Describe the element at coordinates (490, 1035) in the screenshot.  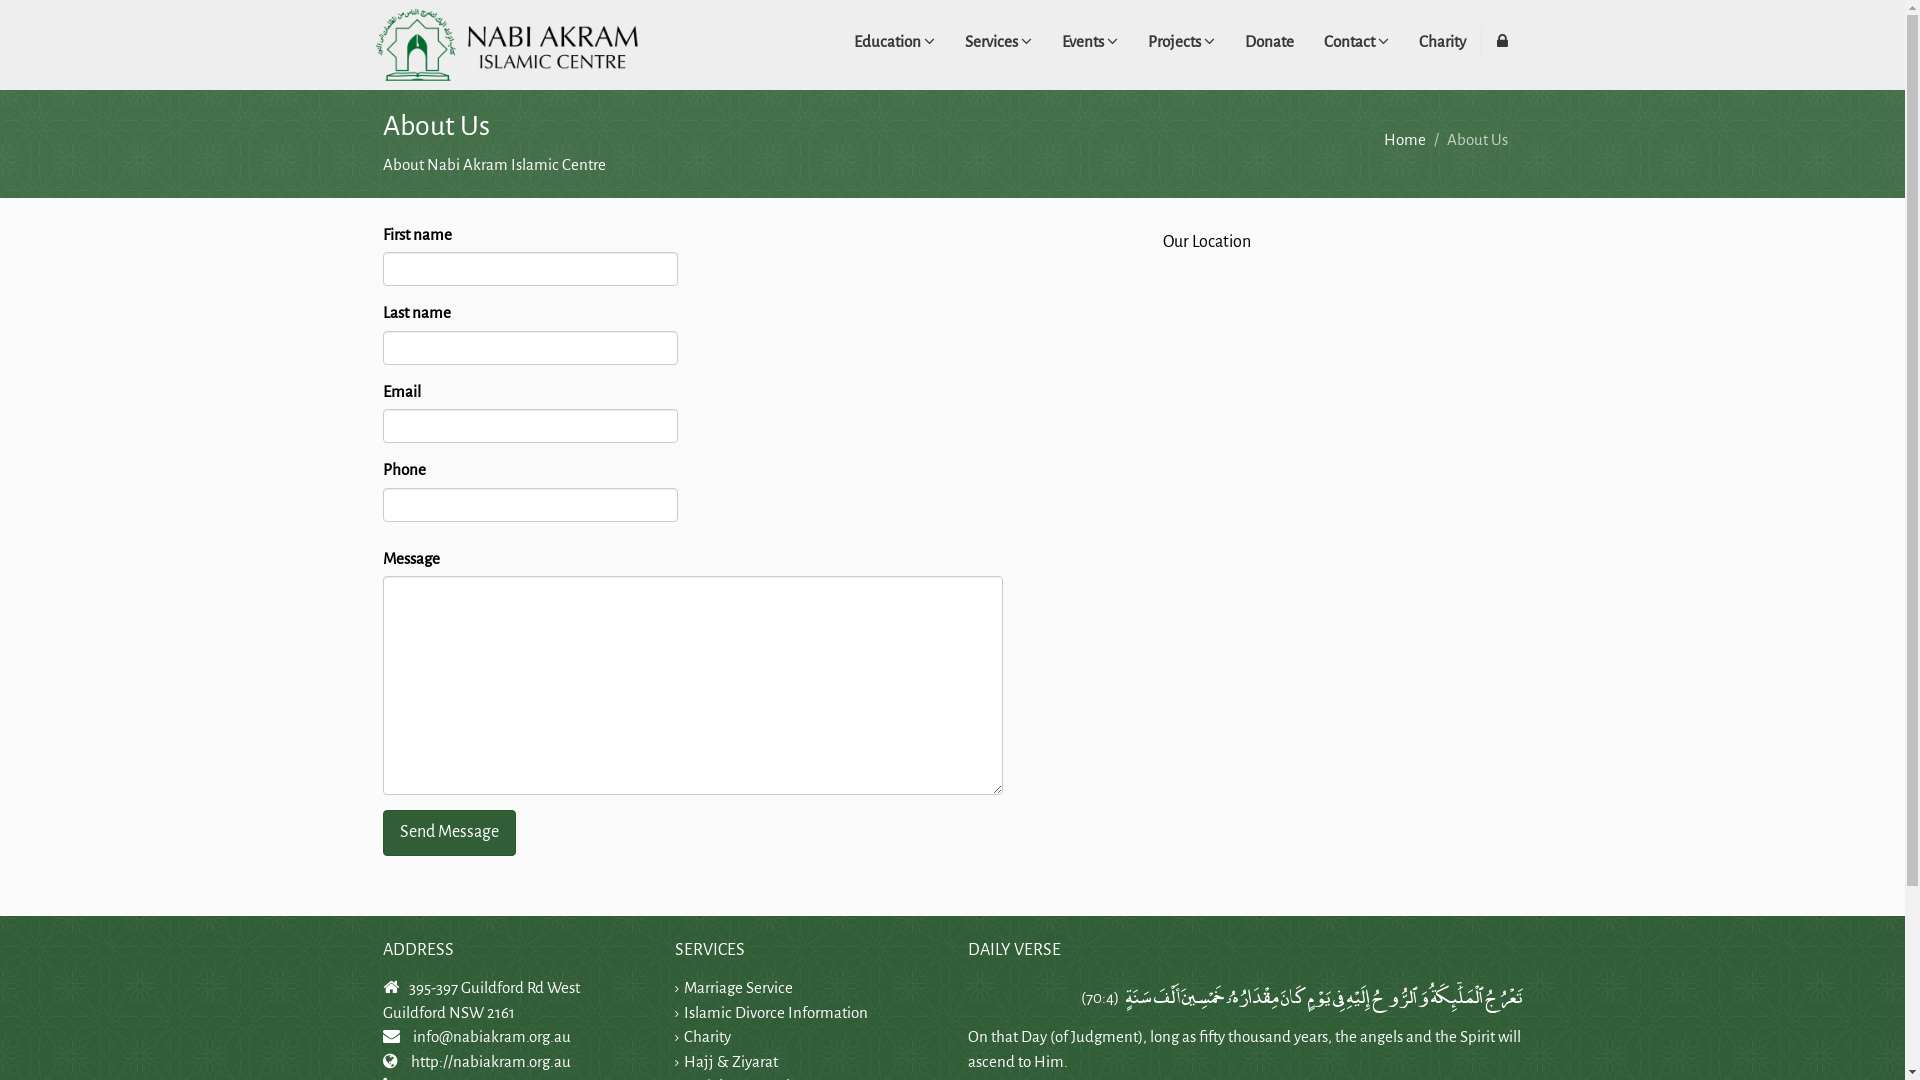
I see `'info@nabiakram.org.au'` at that location.